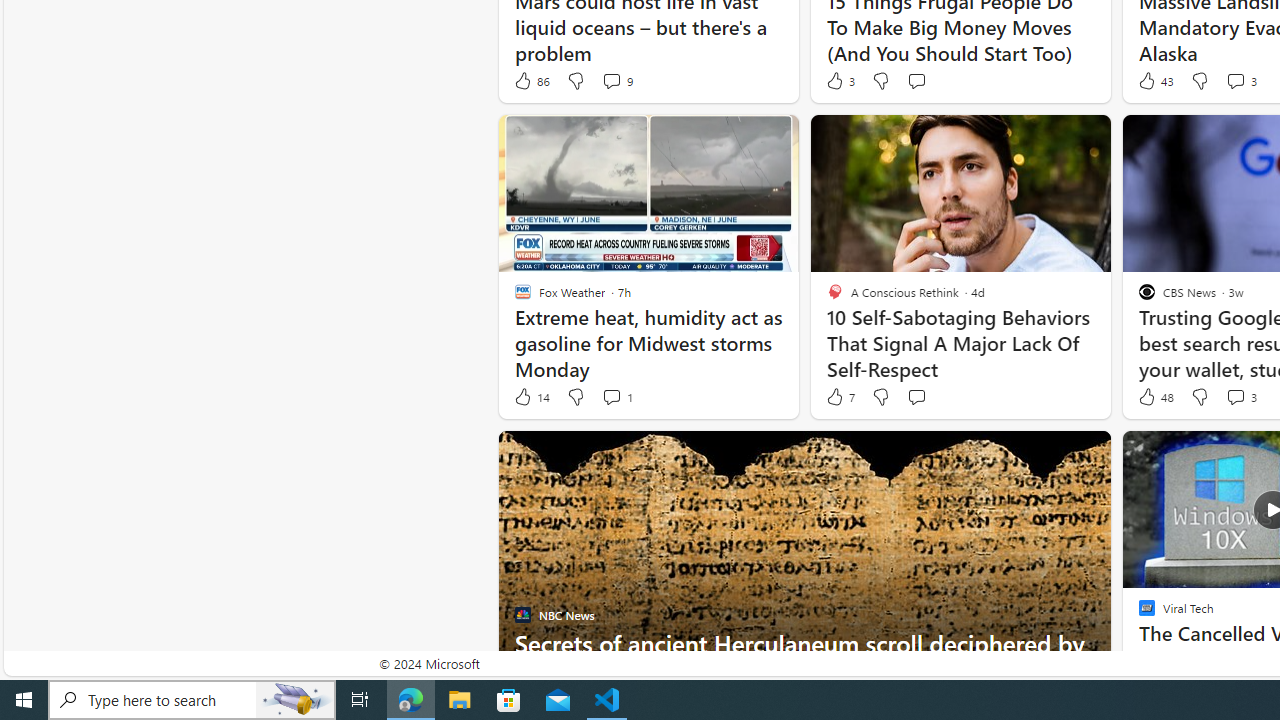 This screenshot has width=1280, height=720. What do you see at coordinates (1049, 455) in the screenshot?
I see `'Hide this story'` at bounding box center [1049, 455].